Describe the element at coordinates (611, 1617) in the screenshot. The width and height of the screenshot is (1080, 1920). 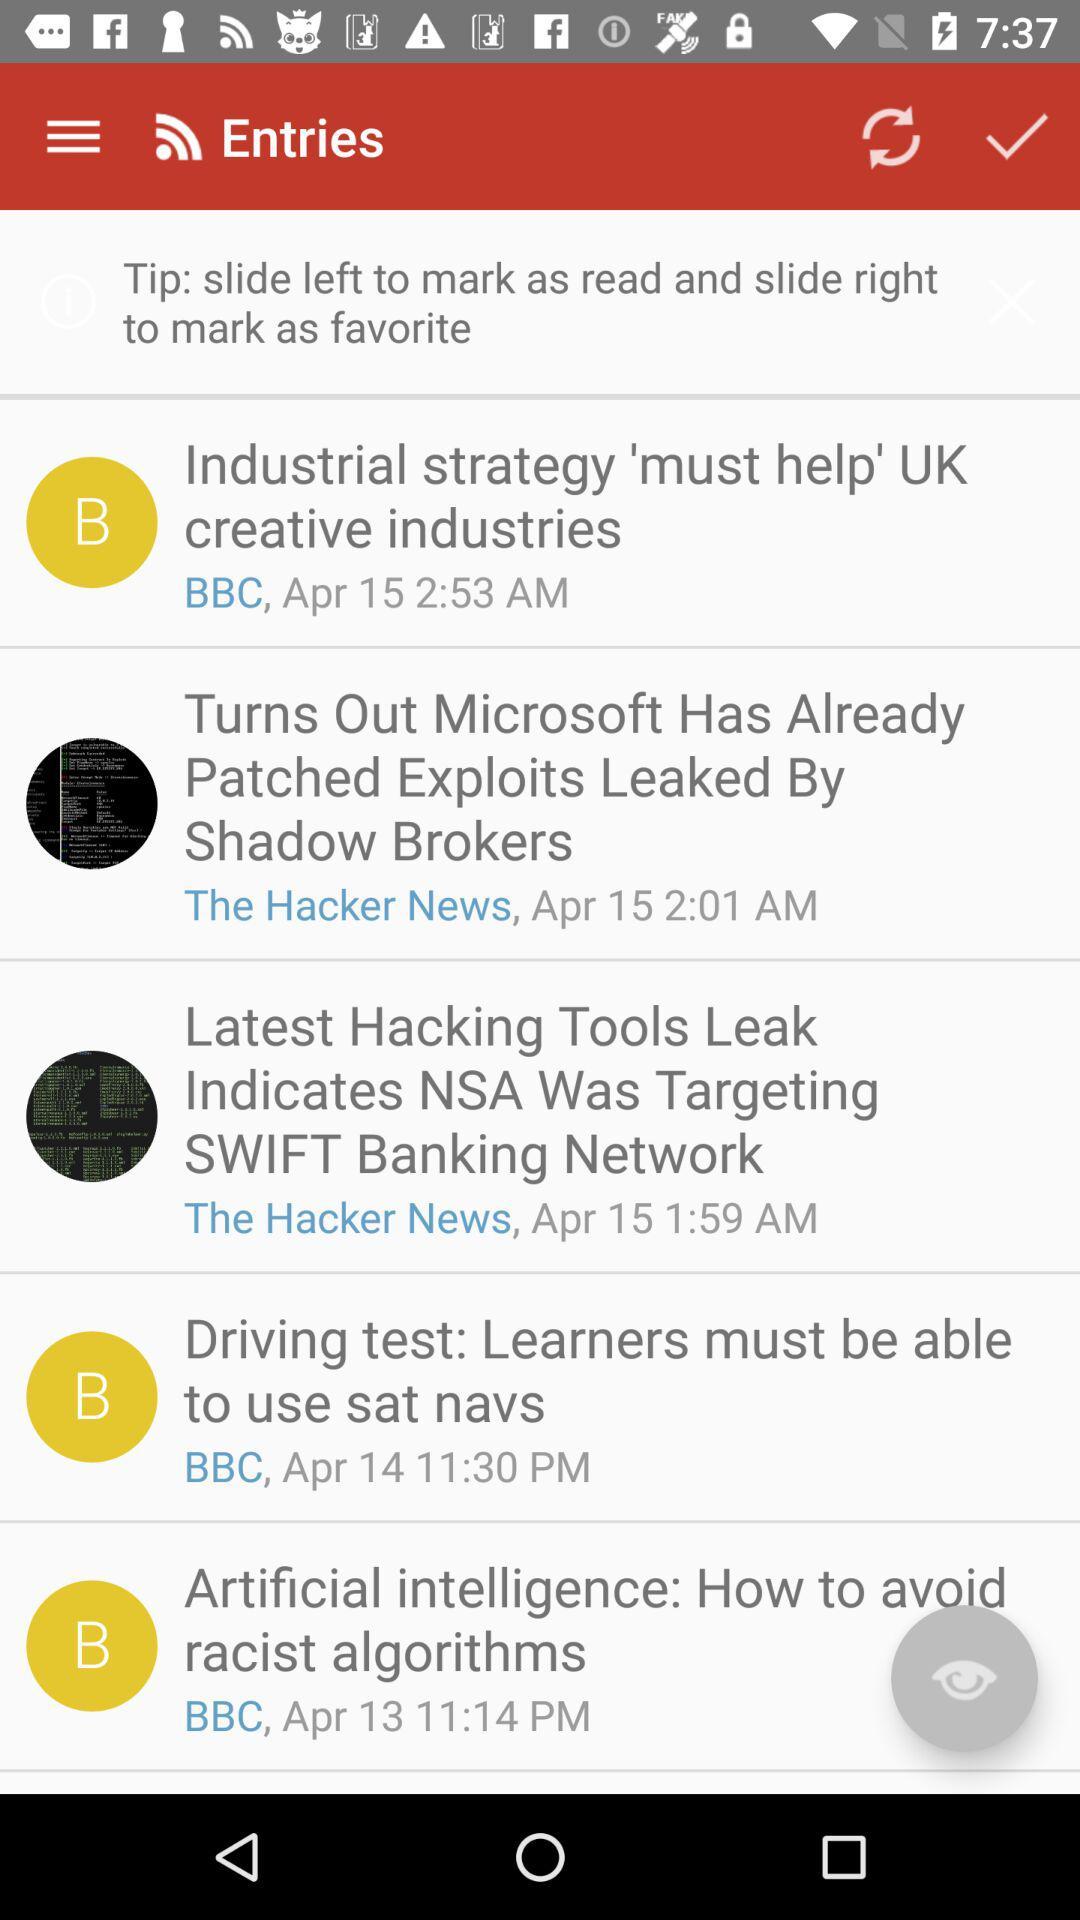
I see `artificial intelligence how app` at that location.